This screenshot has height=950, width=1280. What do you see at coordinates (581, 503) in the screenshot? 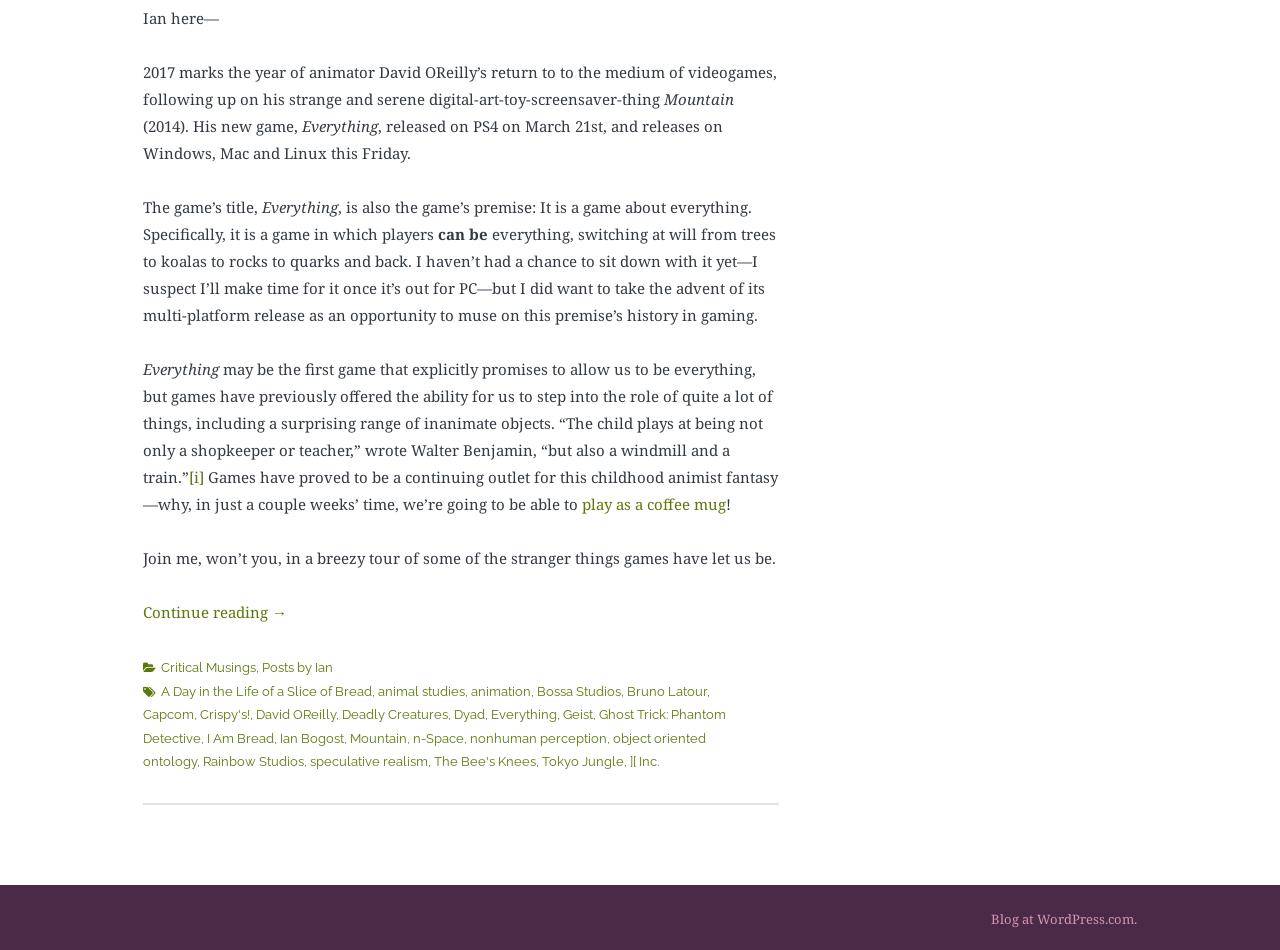
I see `'play as a coffee mug'` at bounding box center [581, 503].